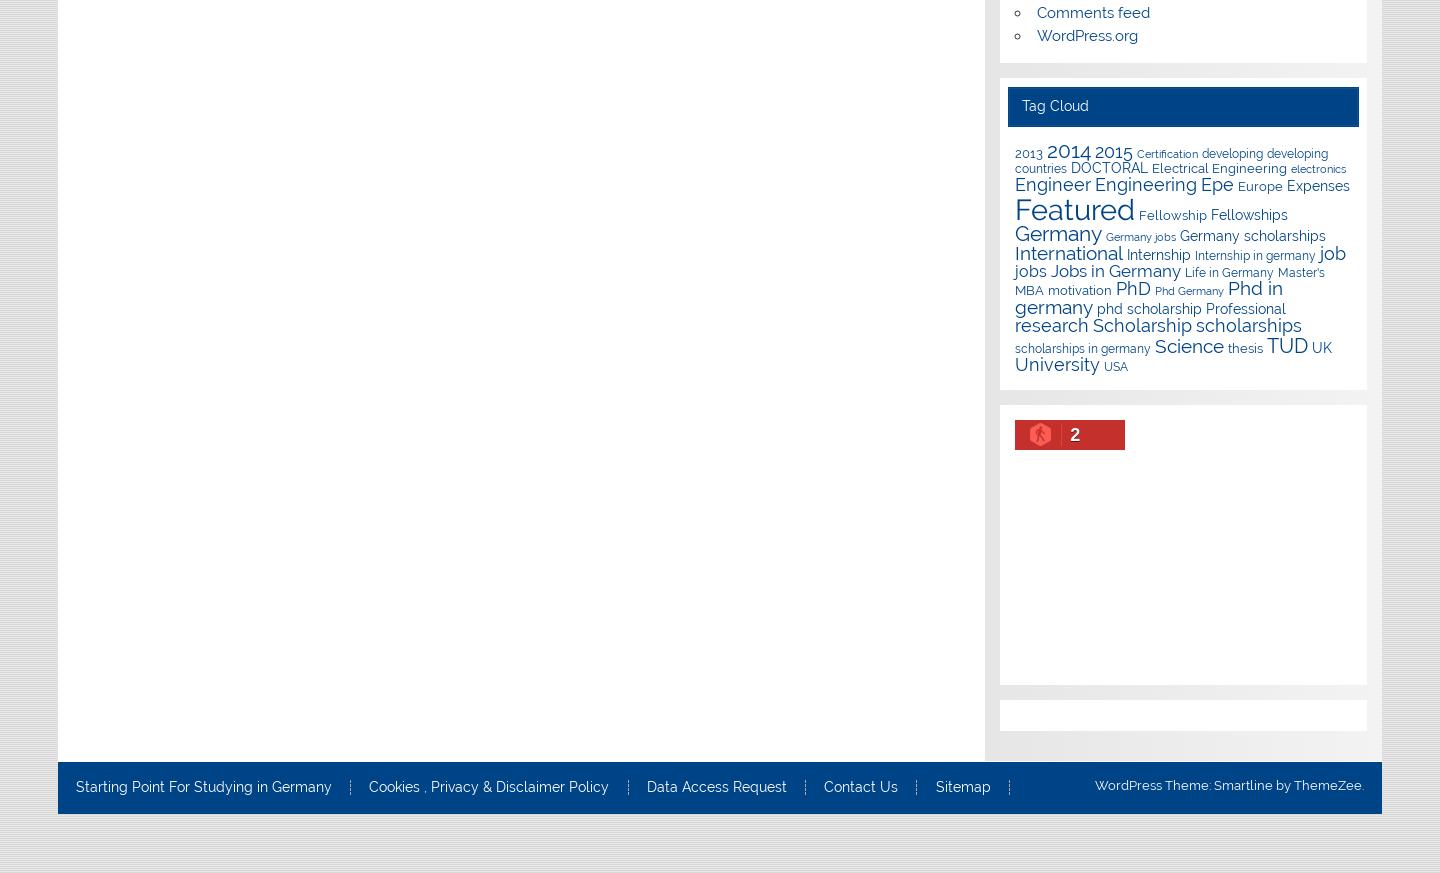 This screenshot has width=1440, height=873. Describe the element at coordinates (1085, 34) in the screenshot. I see `'WordPress.org'` at that location.